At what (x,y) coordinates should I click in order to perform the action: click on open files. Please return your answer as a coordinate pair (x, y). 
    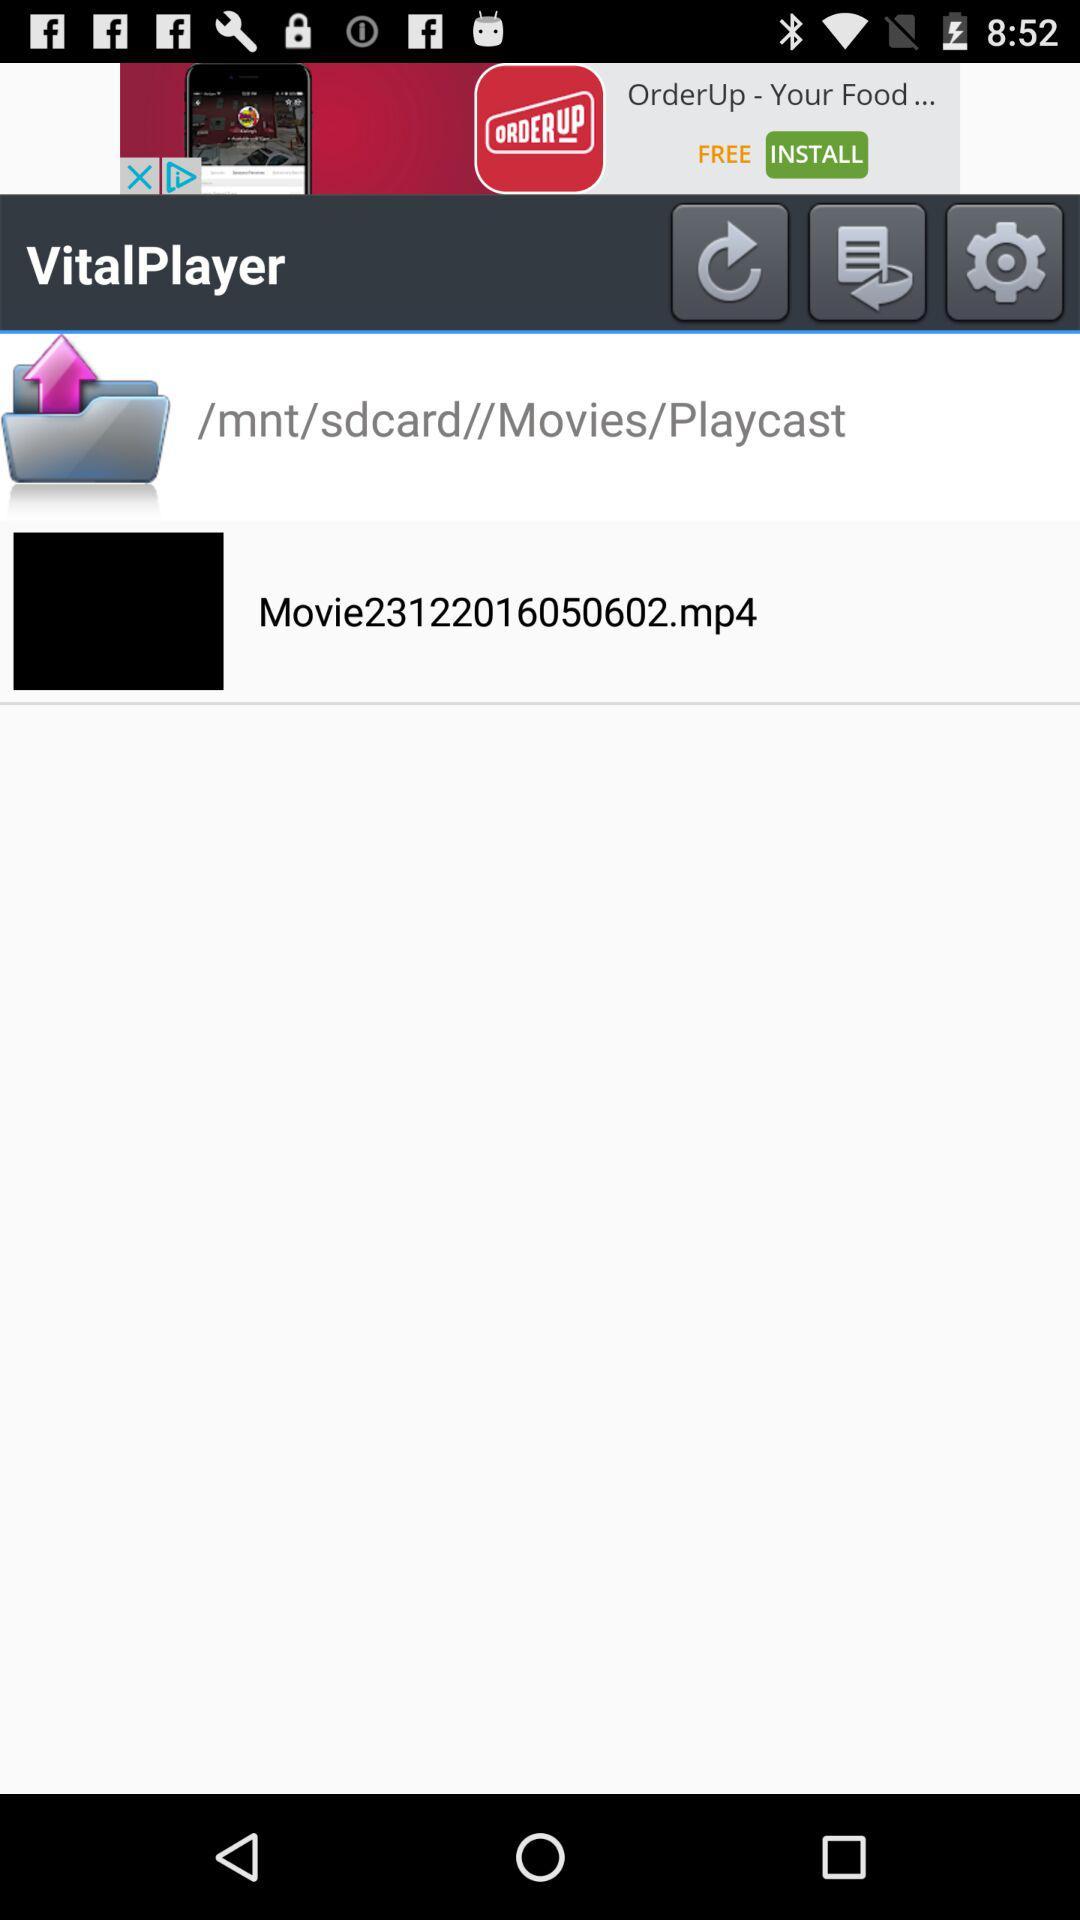
    Looking at the image, I should click on (84, 426).